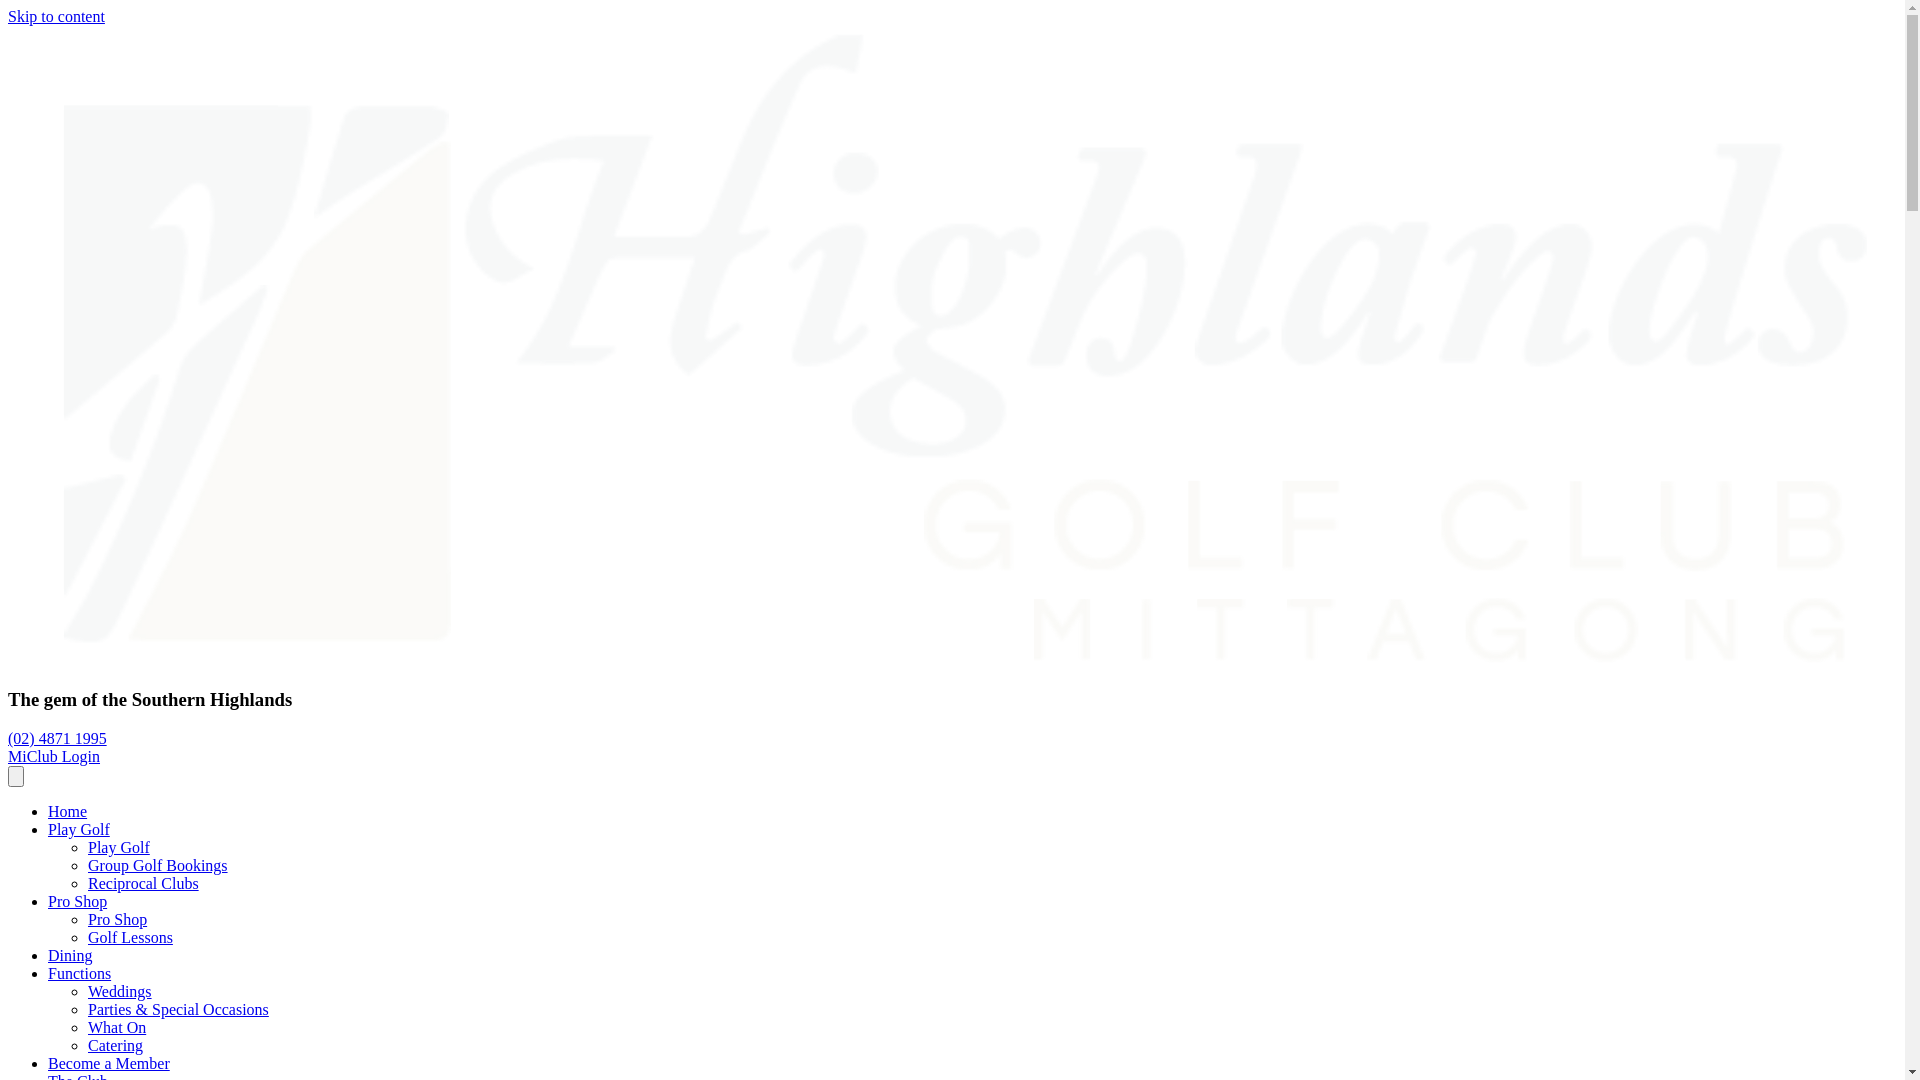 Image resolution: width=1920 pixels, height=1080 pixels. I want to click on 'Weddings', so click(119, 991).